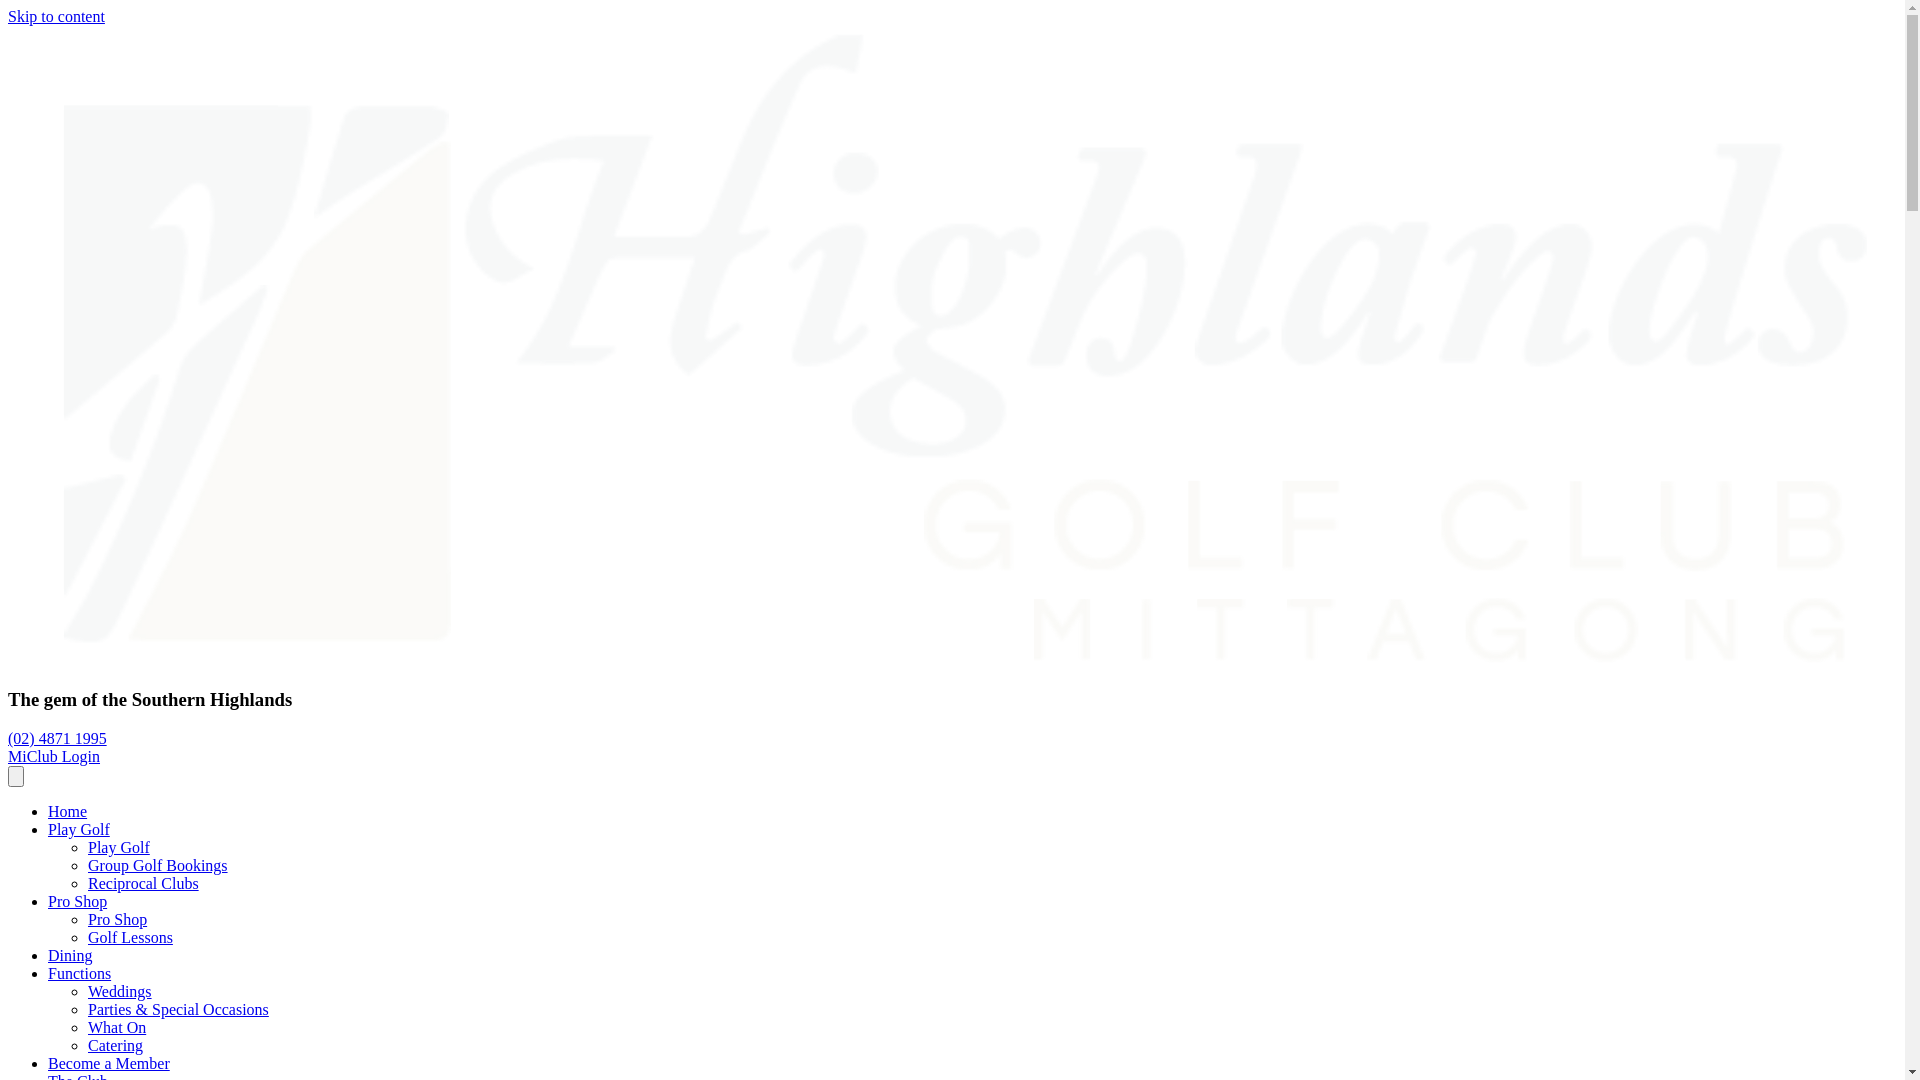 Image resolution: width=1920 pixels, height=1080 pixels. I want to click on 'Weddings', so click(119, 991).